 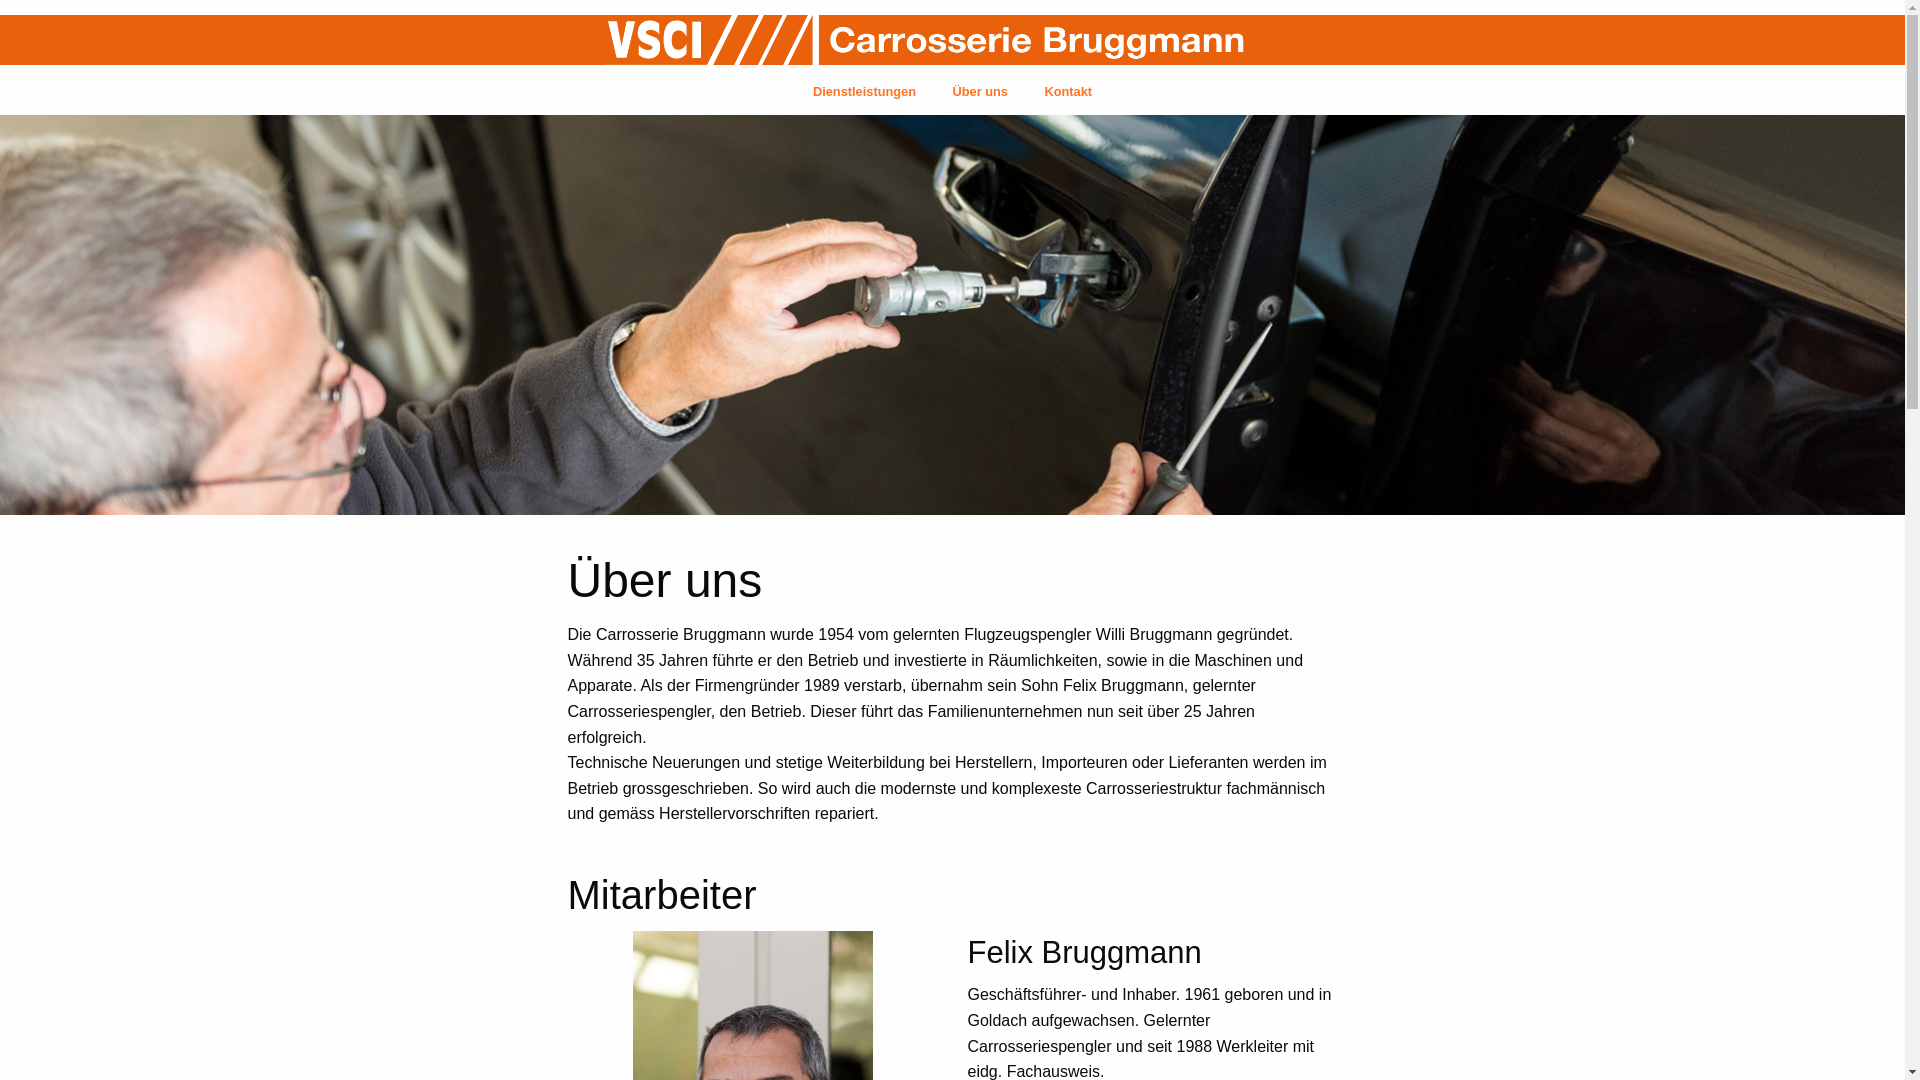 What do you see at coordinates (1066, 92) in the screenshot?
I see `'Kontakt'` at bounding box center [1066, 92].